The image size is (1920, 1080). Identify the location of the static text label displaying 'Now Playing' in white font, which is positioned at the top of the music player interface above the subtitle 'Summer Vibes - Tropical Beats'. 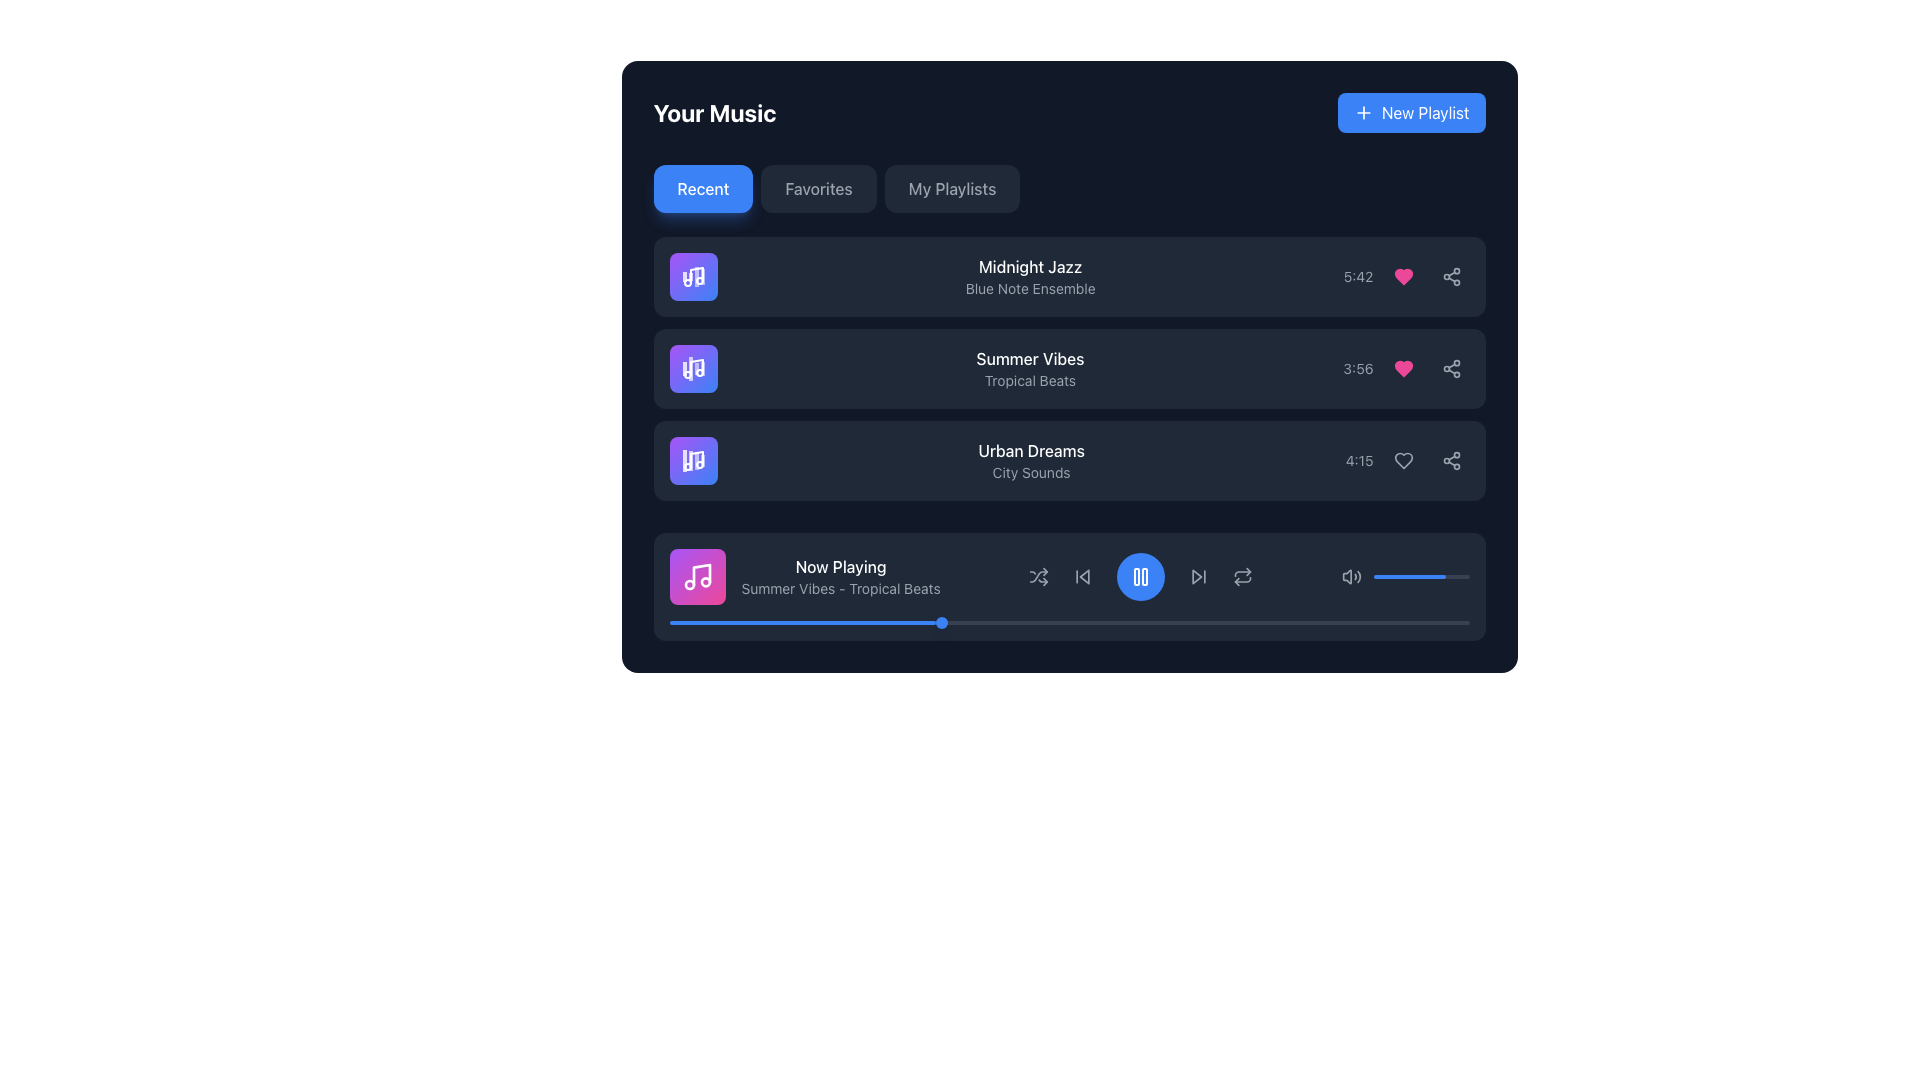
(841, 567).